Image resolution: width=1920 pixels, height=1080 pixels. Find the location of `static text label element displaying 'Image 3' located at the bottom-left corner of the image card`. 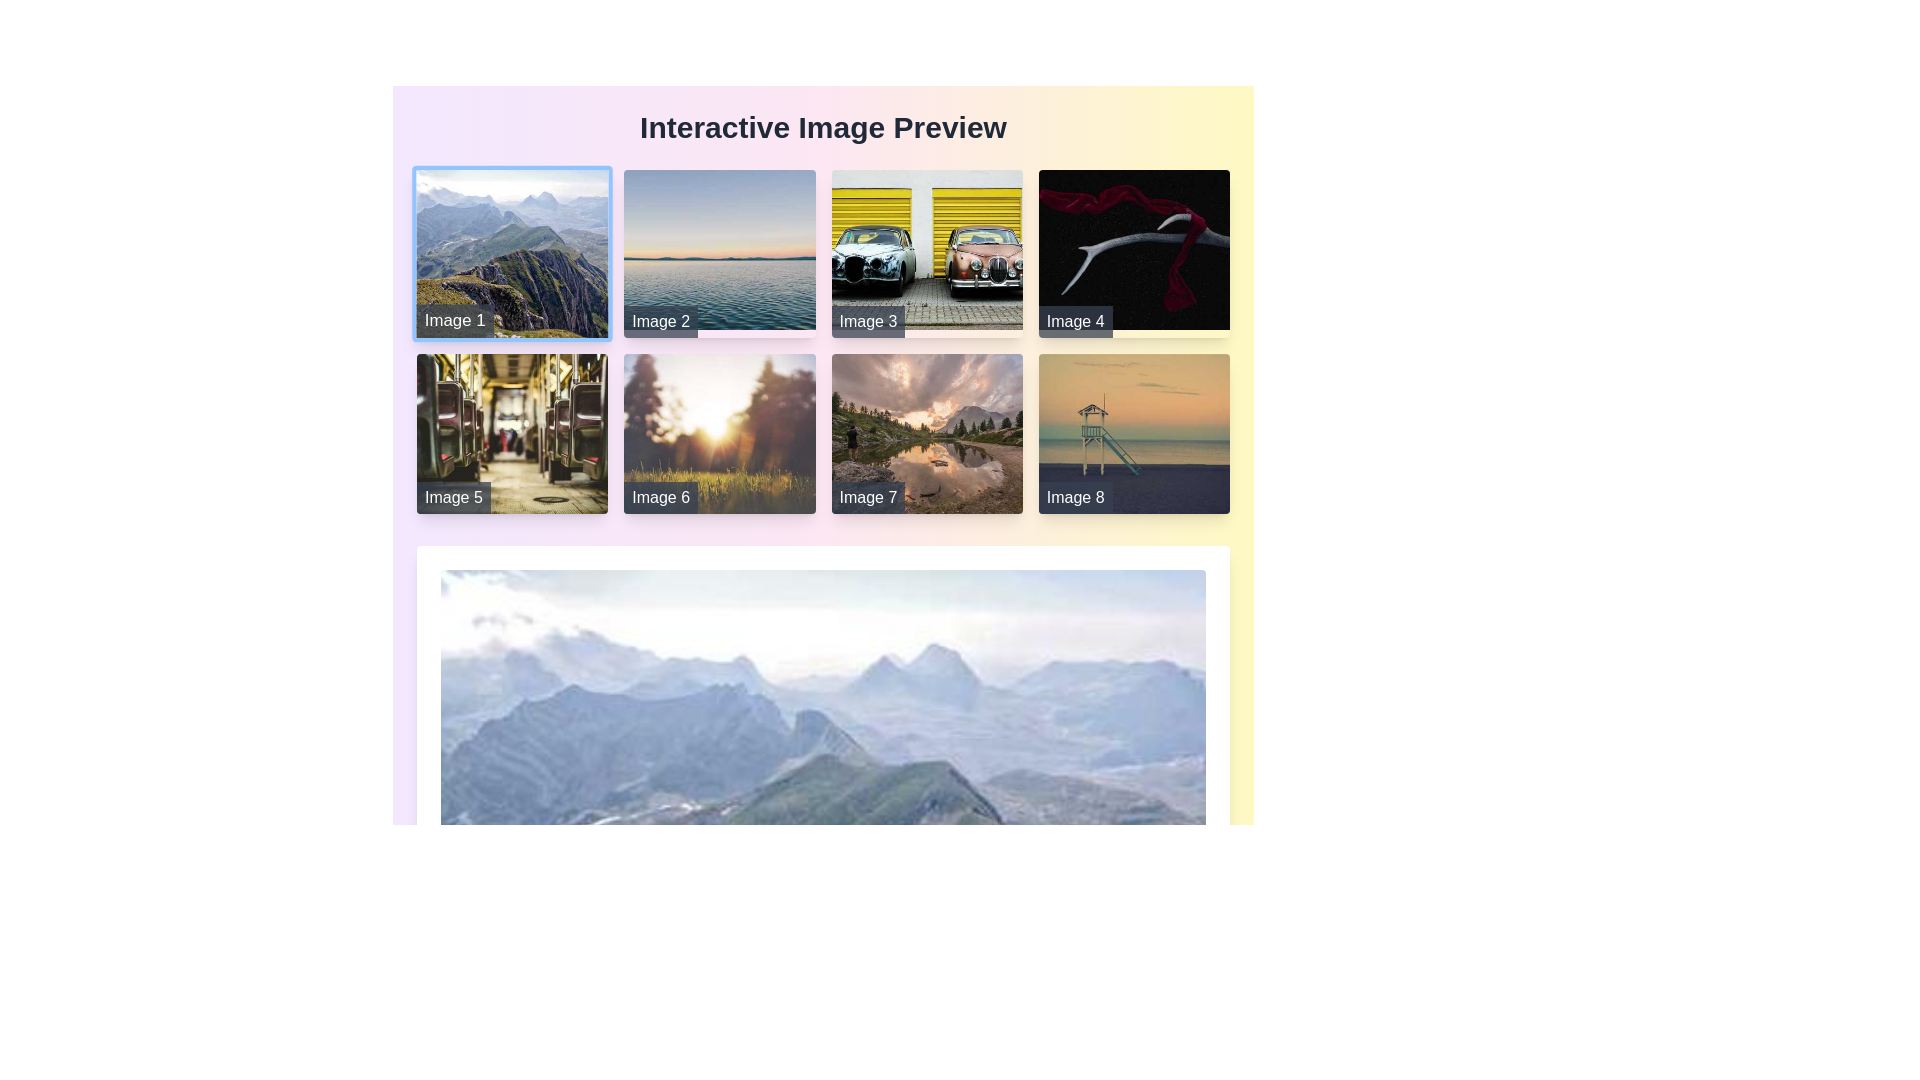

static text label element displaying 'Image 3' located at the bottom-left corner of the image card is located at coordinates (868, 320).